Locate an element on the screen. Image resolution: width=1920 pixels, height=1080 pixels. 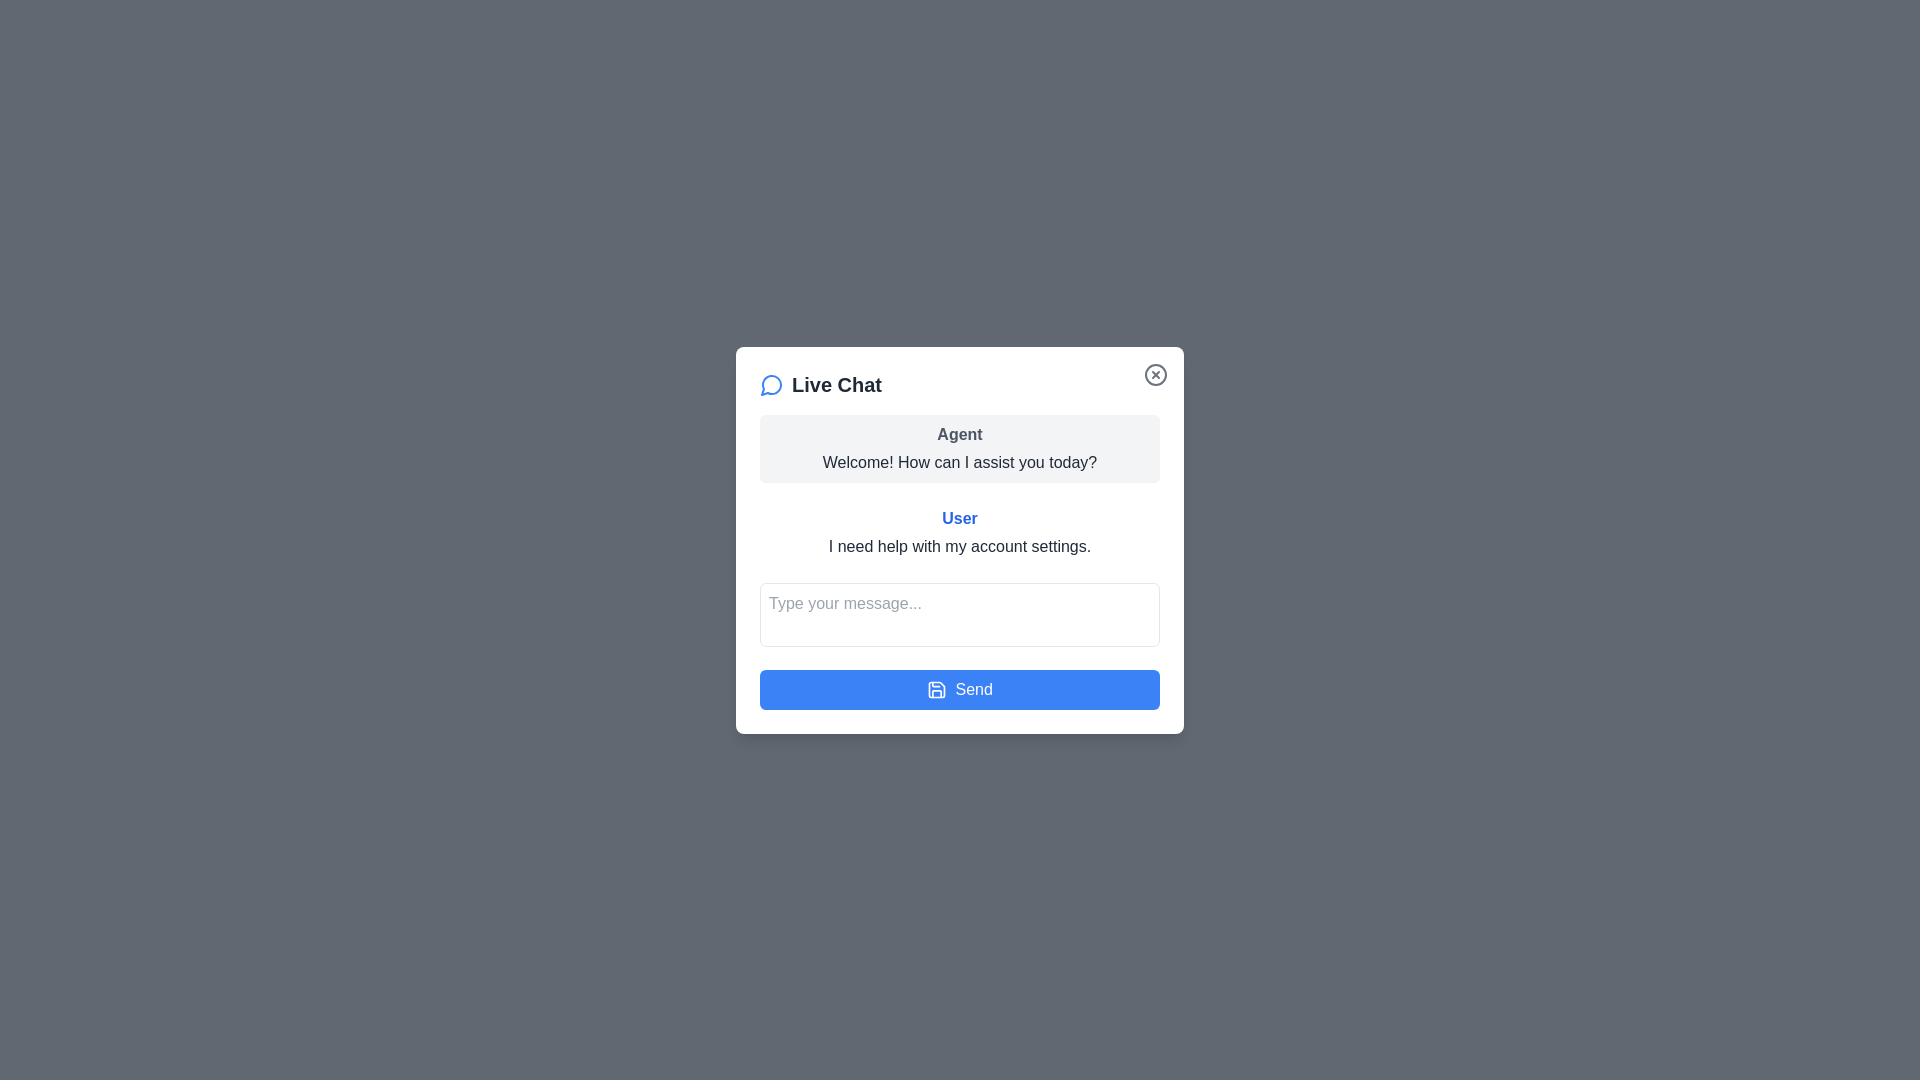
the close button in the top-right corner of the dialog to close it is located at coordinates (1156, 374).